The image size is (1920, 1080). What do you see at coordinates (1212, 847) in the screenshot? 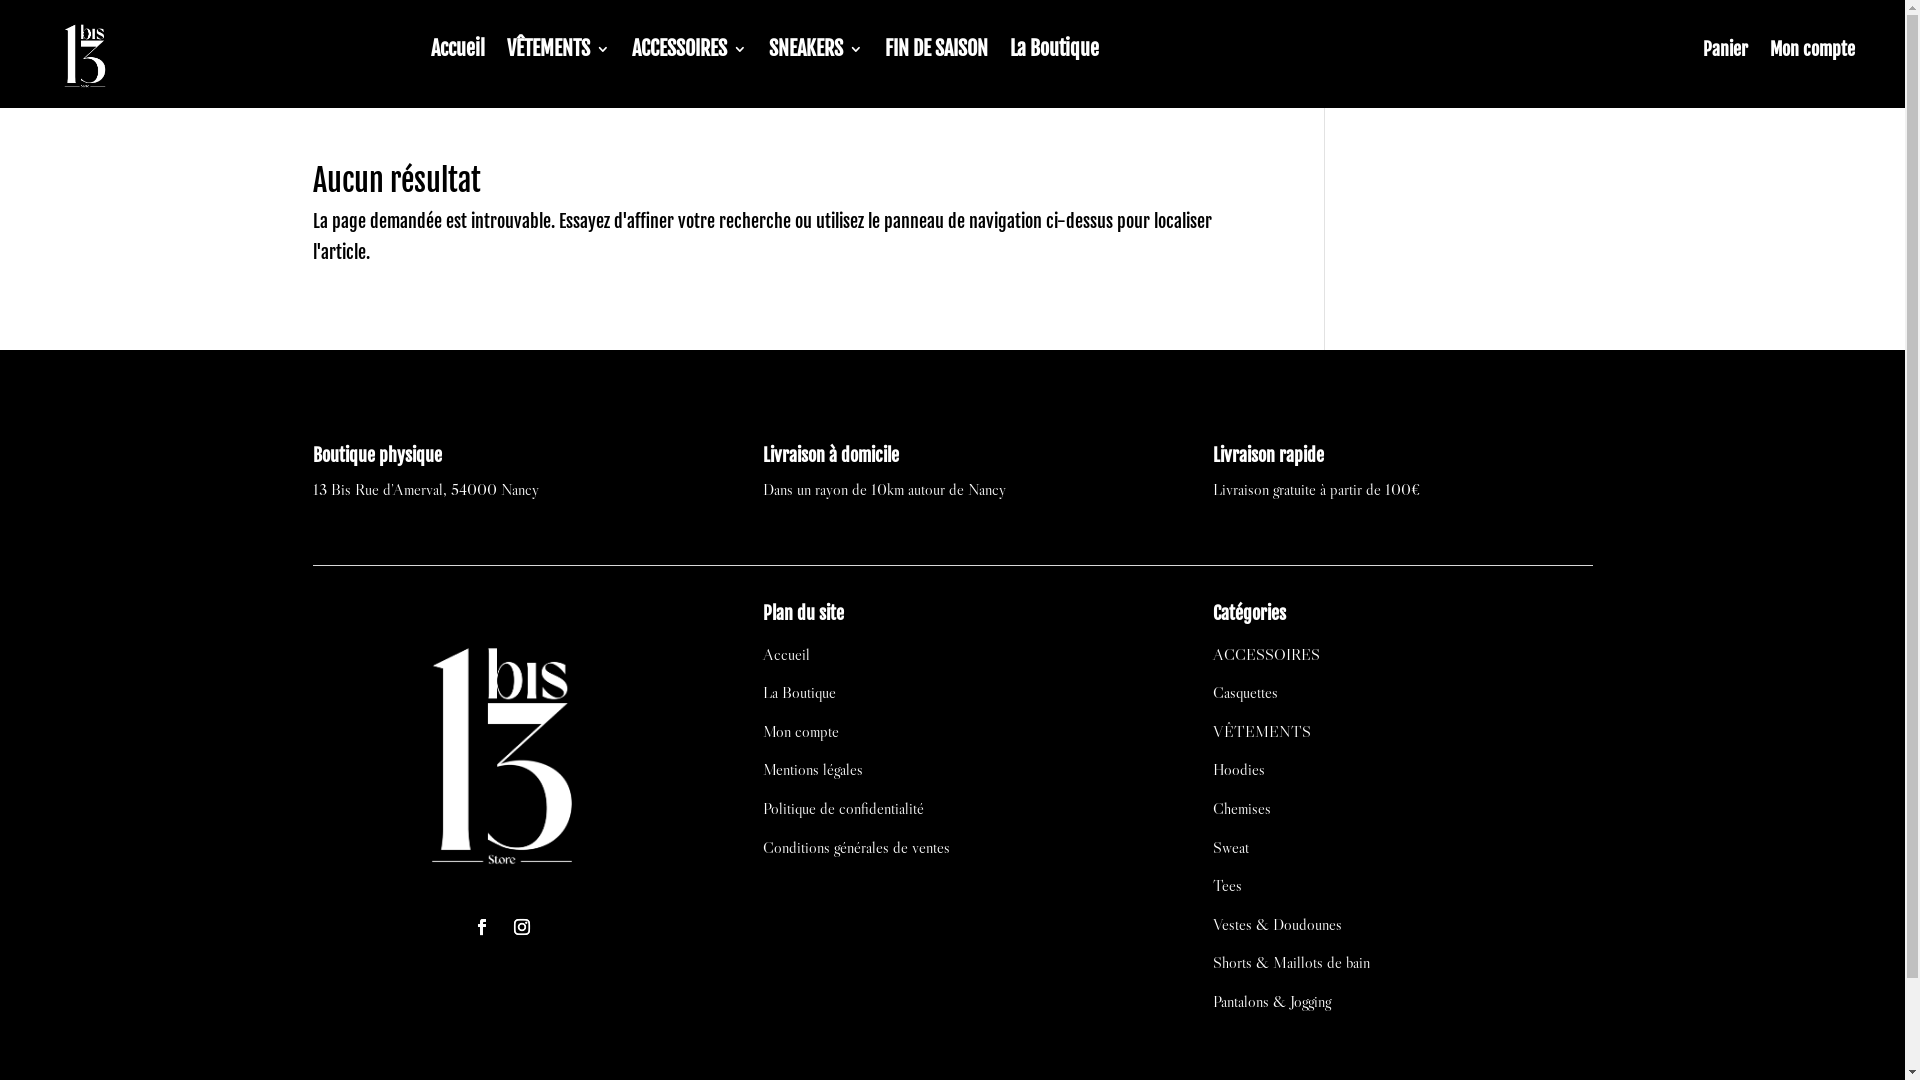
I see `'Sweat'` at bounding box center [1212, 847].